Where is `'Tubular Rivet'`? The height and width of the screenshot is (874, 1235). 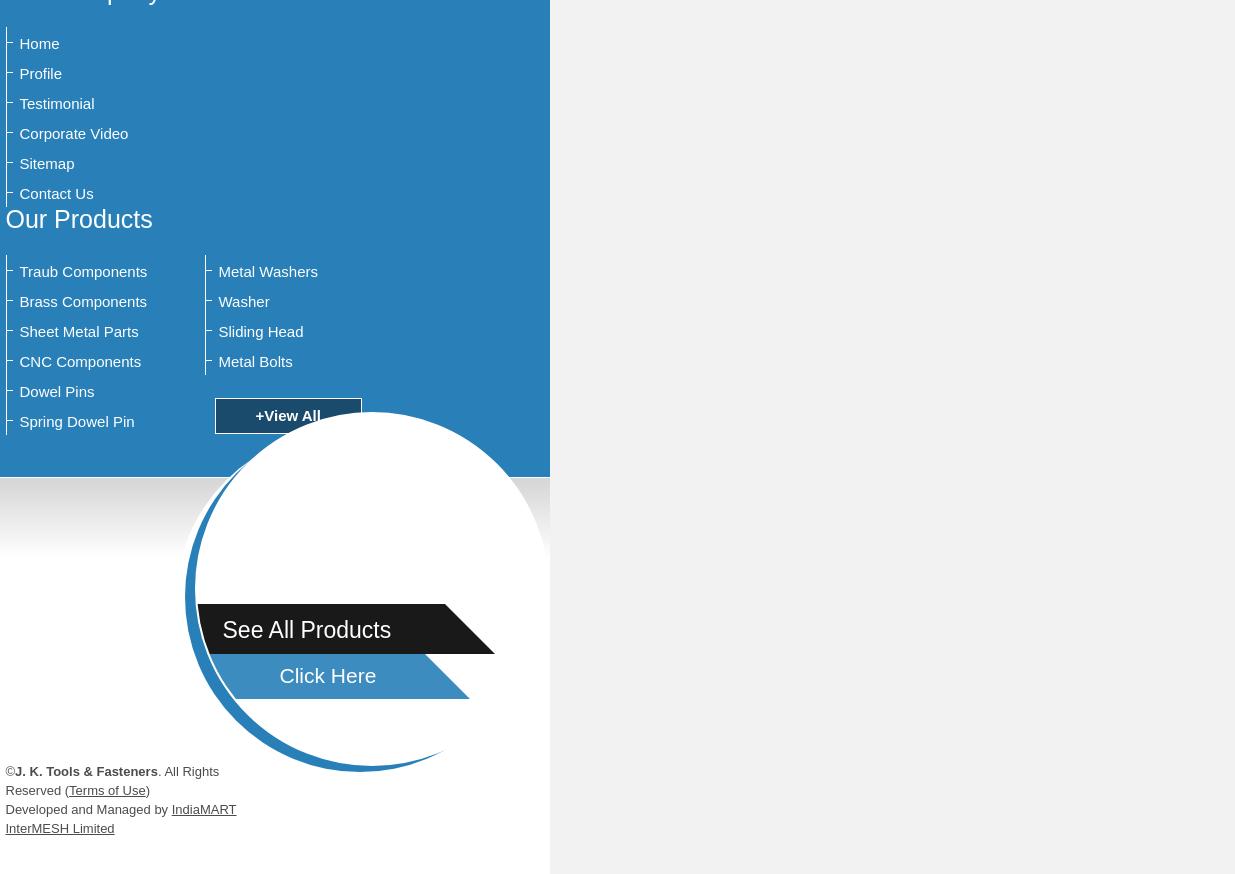 'Tubular Rivet' is located at coordinates (587, 675).